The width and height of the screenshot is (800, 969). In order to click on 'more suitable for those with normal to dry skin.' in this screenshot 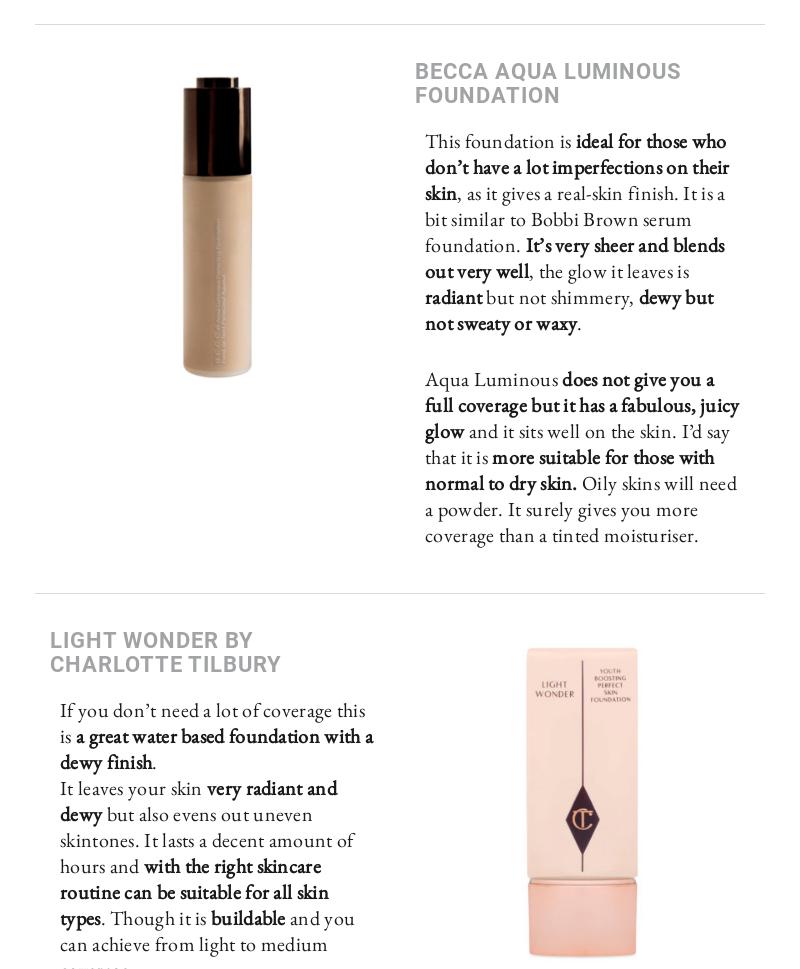, I will do `click(568, 469)`.